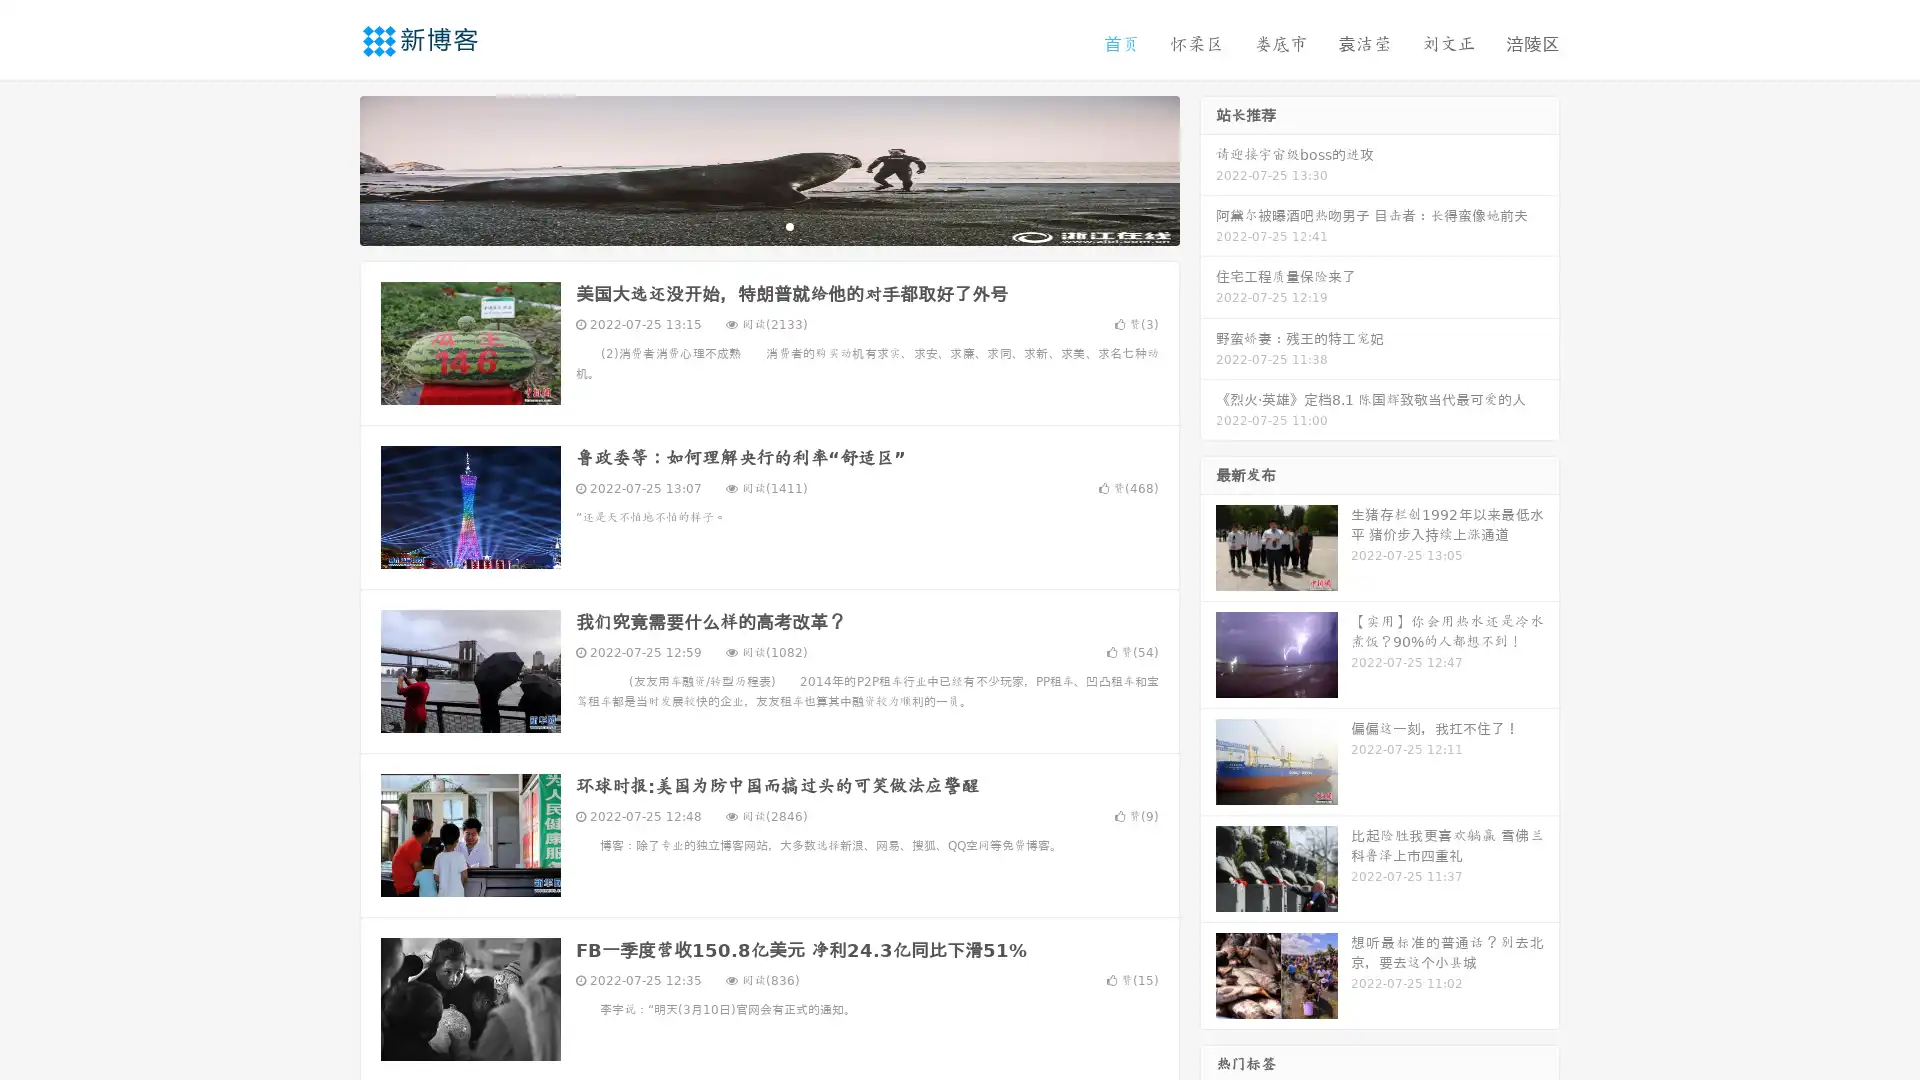  Describe the element at coordinates (748, 225) in the screenshot. I see `Go to slide 1` at that location.